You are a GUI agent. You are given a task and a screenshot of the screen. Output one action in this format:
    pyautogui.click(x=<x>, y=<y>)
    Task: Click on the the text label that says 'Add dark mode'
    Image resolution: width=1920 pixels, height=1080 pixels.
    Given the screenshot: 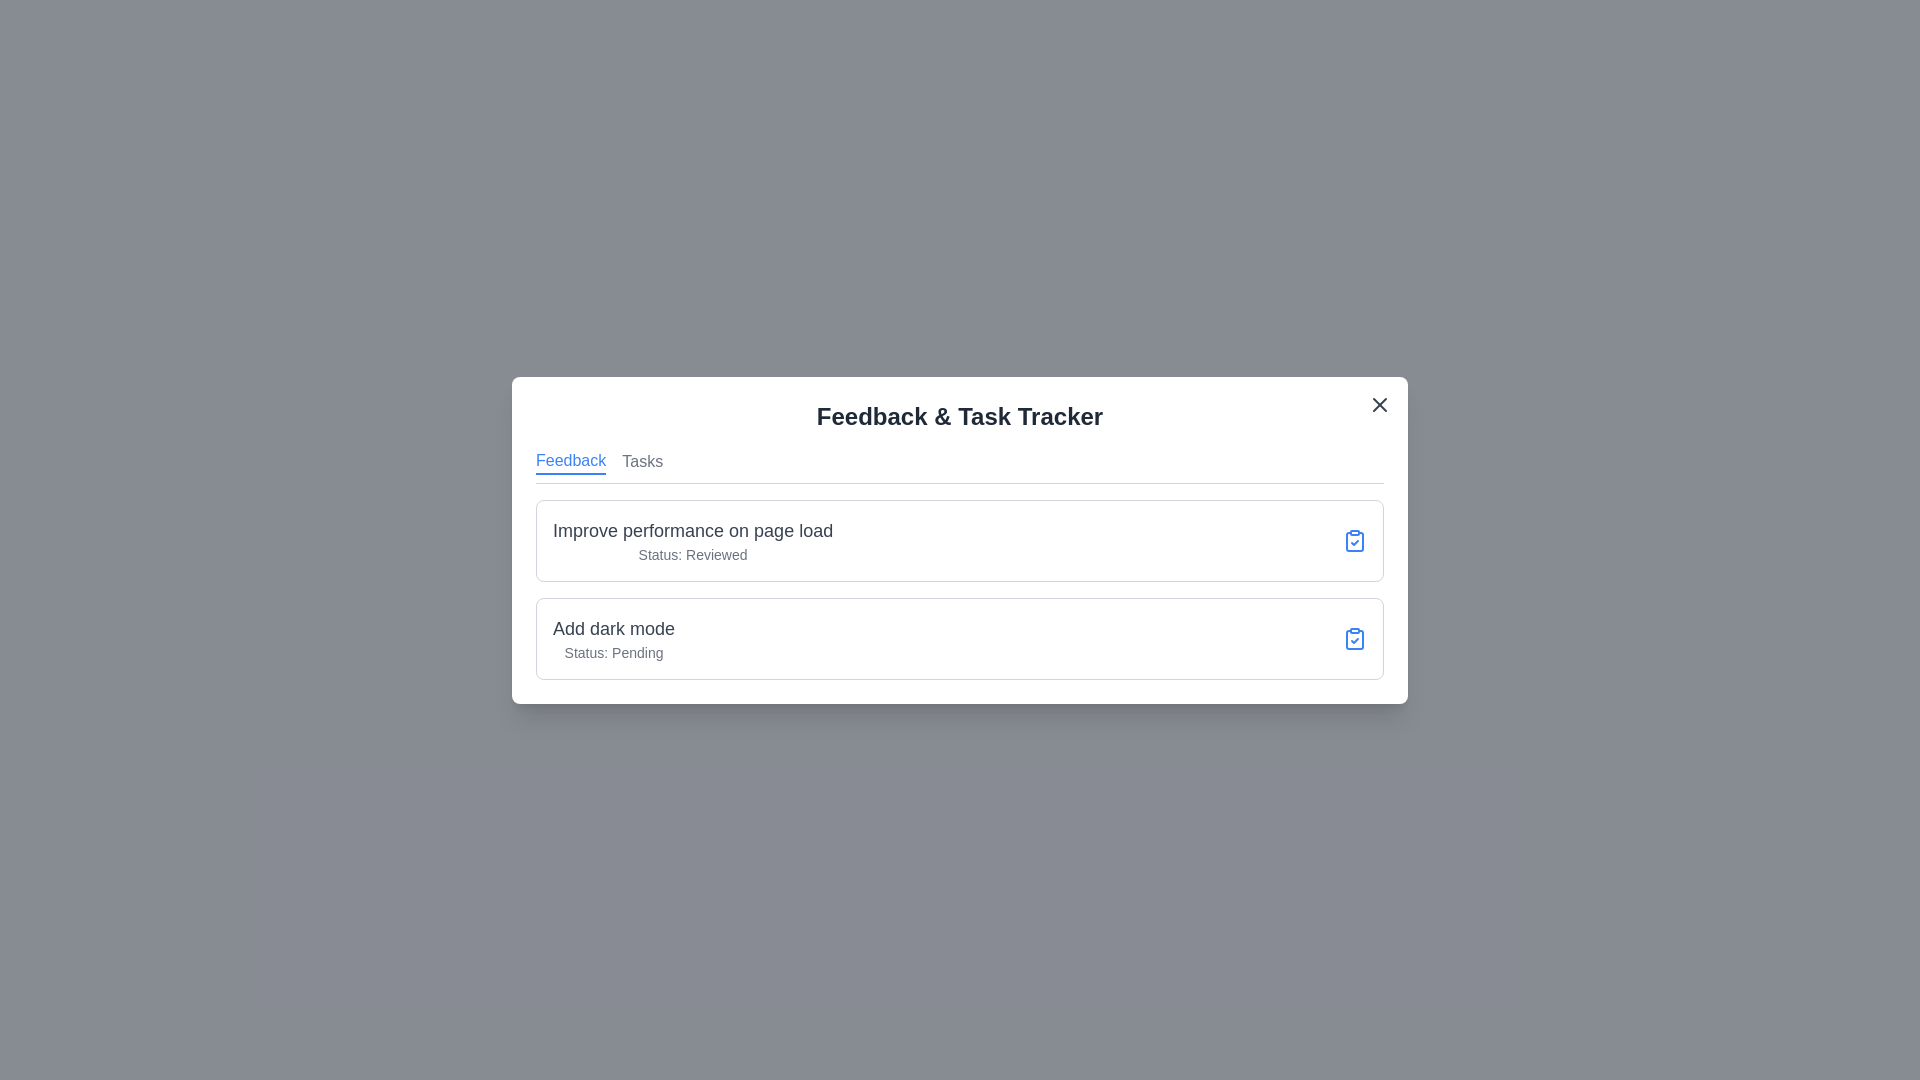 What is the action you would take?
    pyautogui.click(x=613, y=627)
    